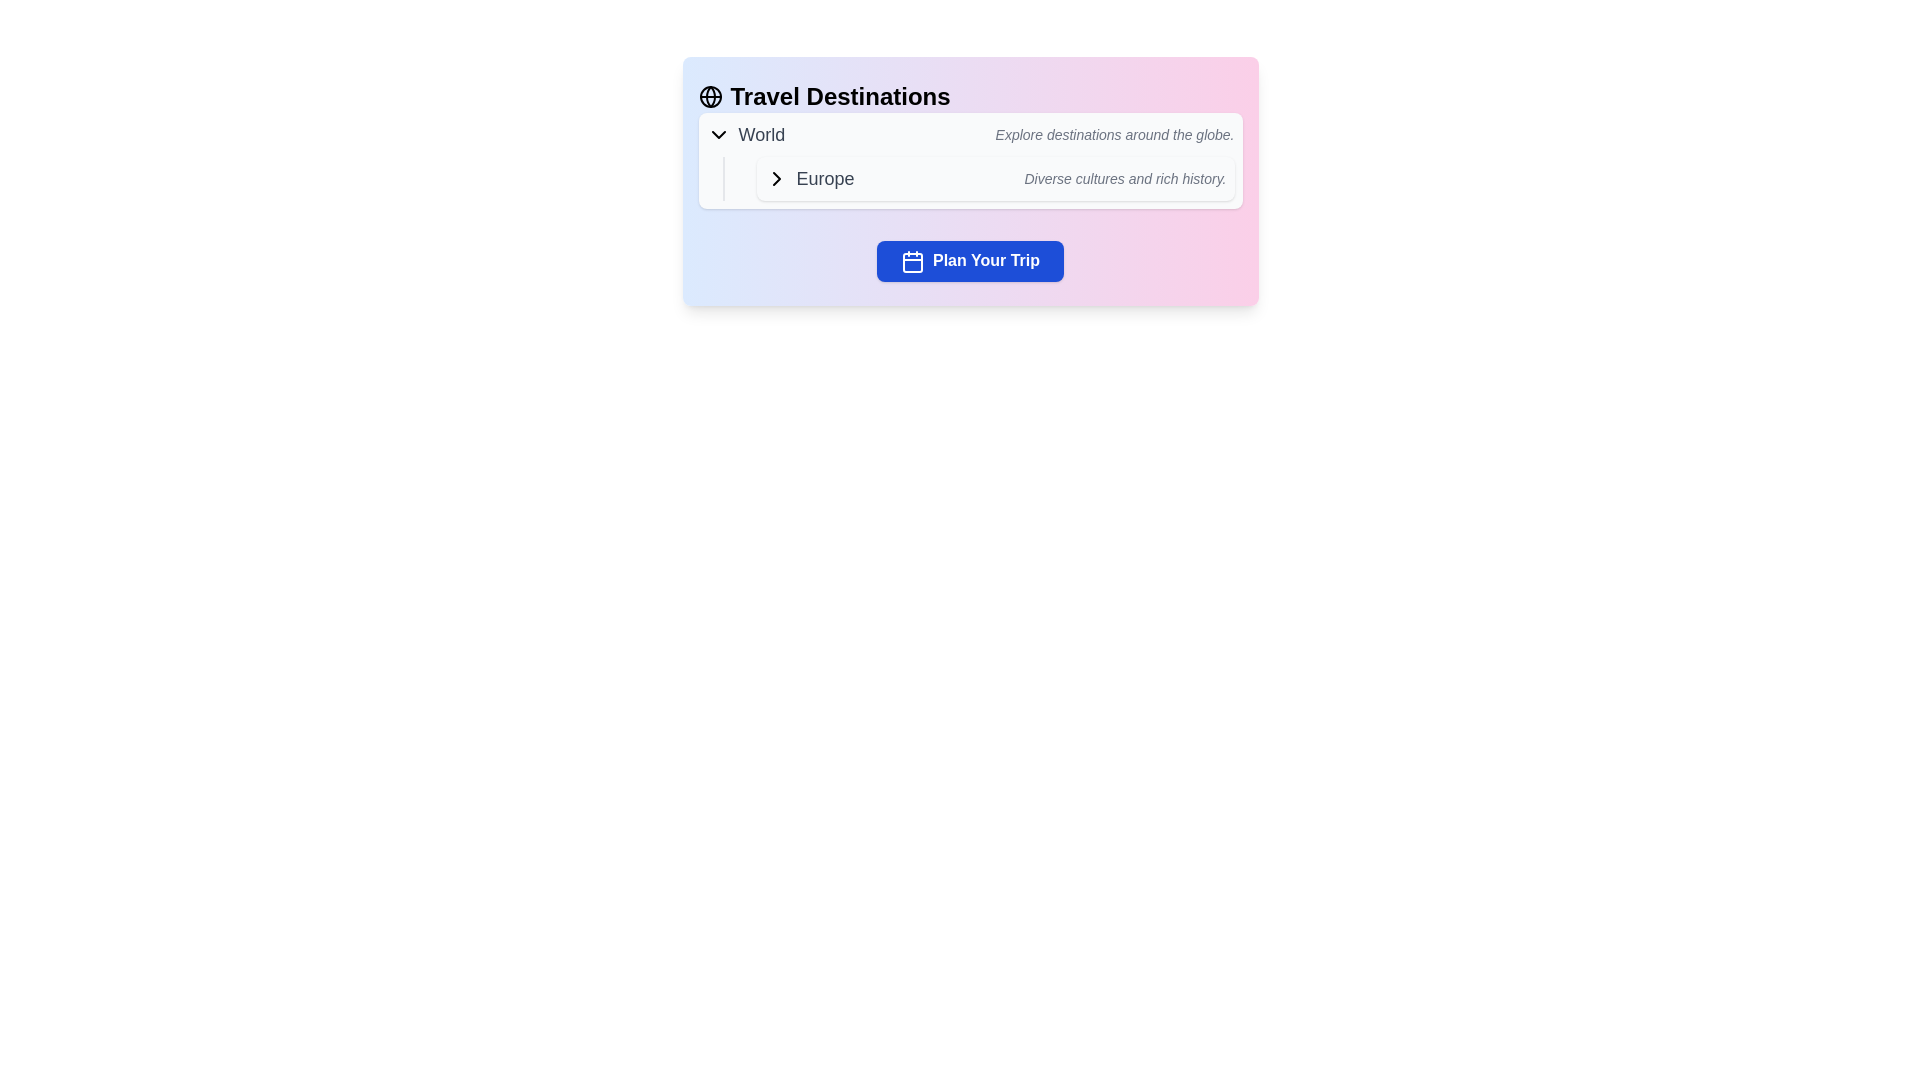 The height and width of the screenshot is (1080, 1920). What do you see at coordinates (710, 96) in the screenshot?
I see `the circular globe icon located to the left of the text 'Travel Destinations', which is outlined with a thick black stroke and contains latitude and longitude lines` at bounding box center [710, 96].